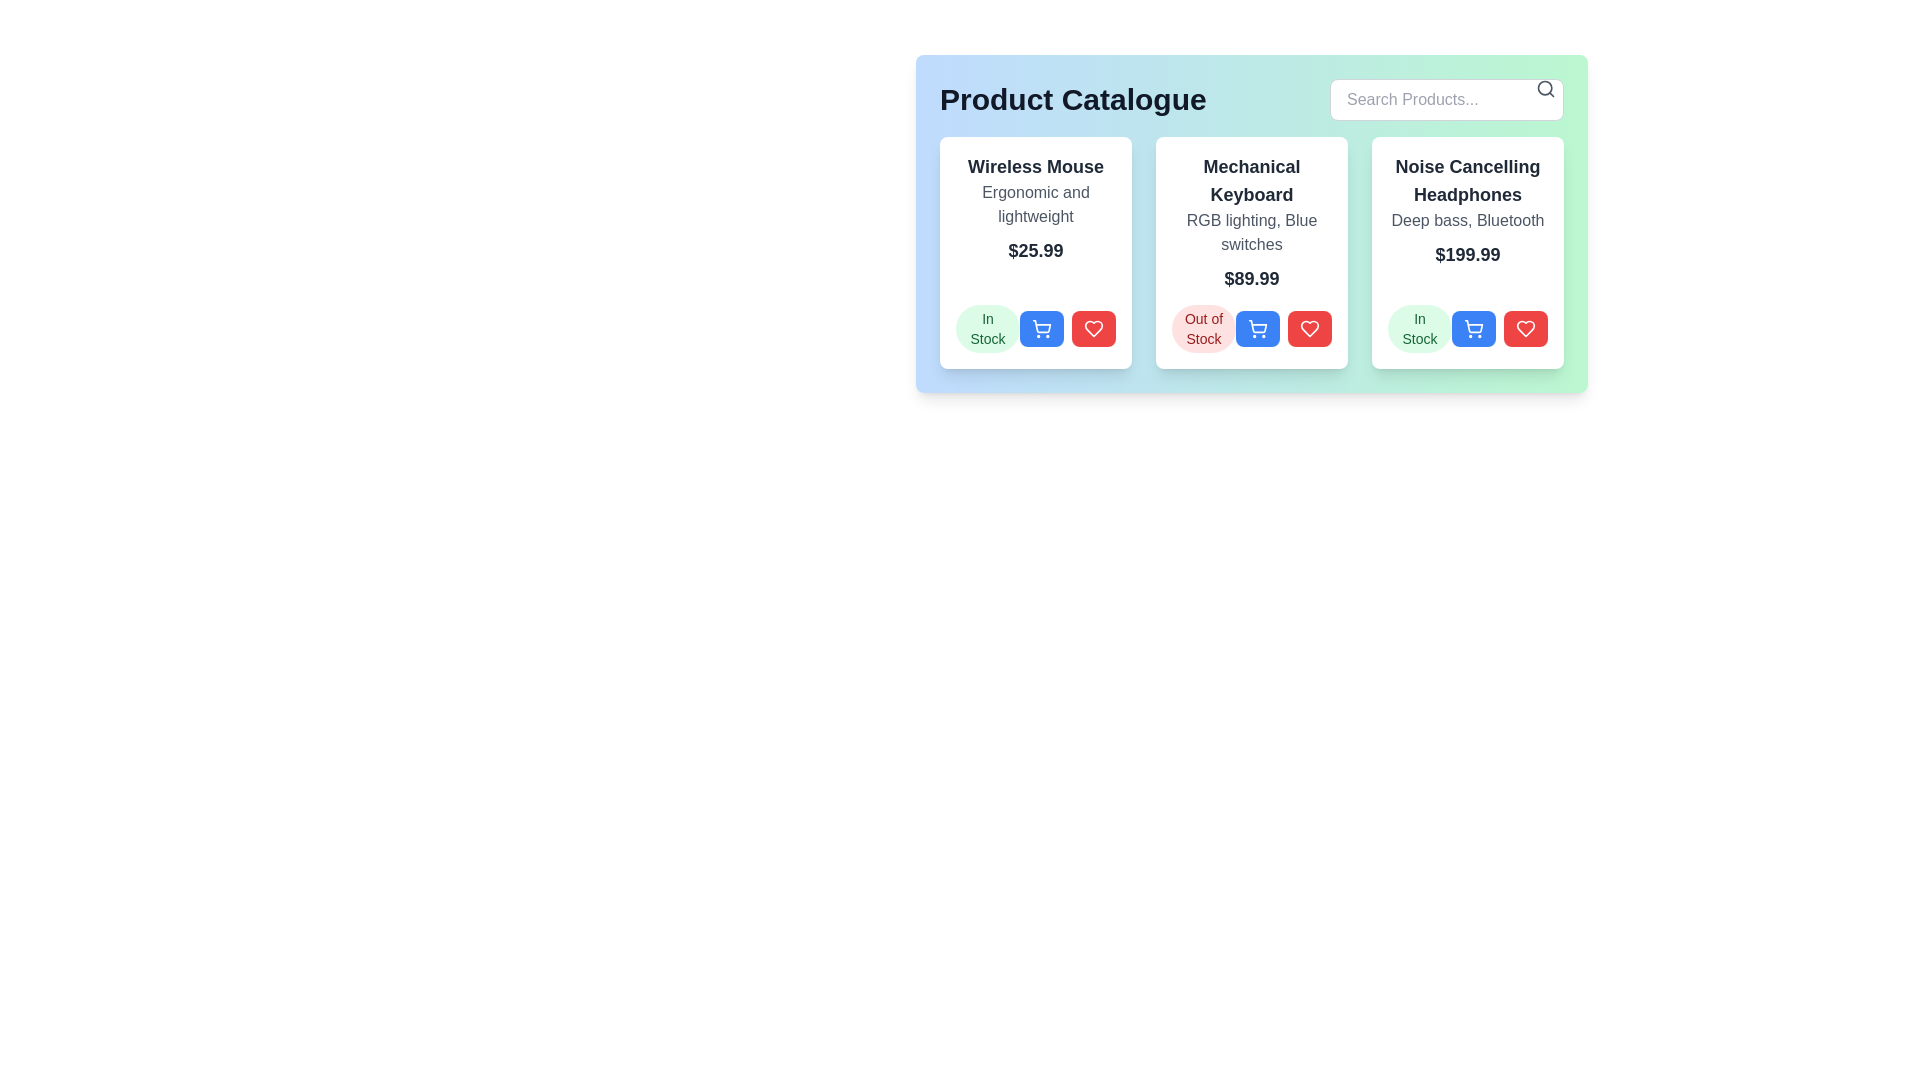 The height and width of the screenshot is (1080, 1920). Describe the element at coordinates (1525, 327) in the screenshot. I see `the favorite icon located at the bottom-right corner of the 'Noise Cancelling Headphones' product card to mark it as a favorite` at that location.